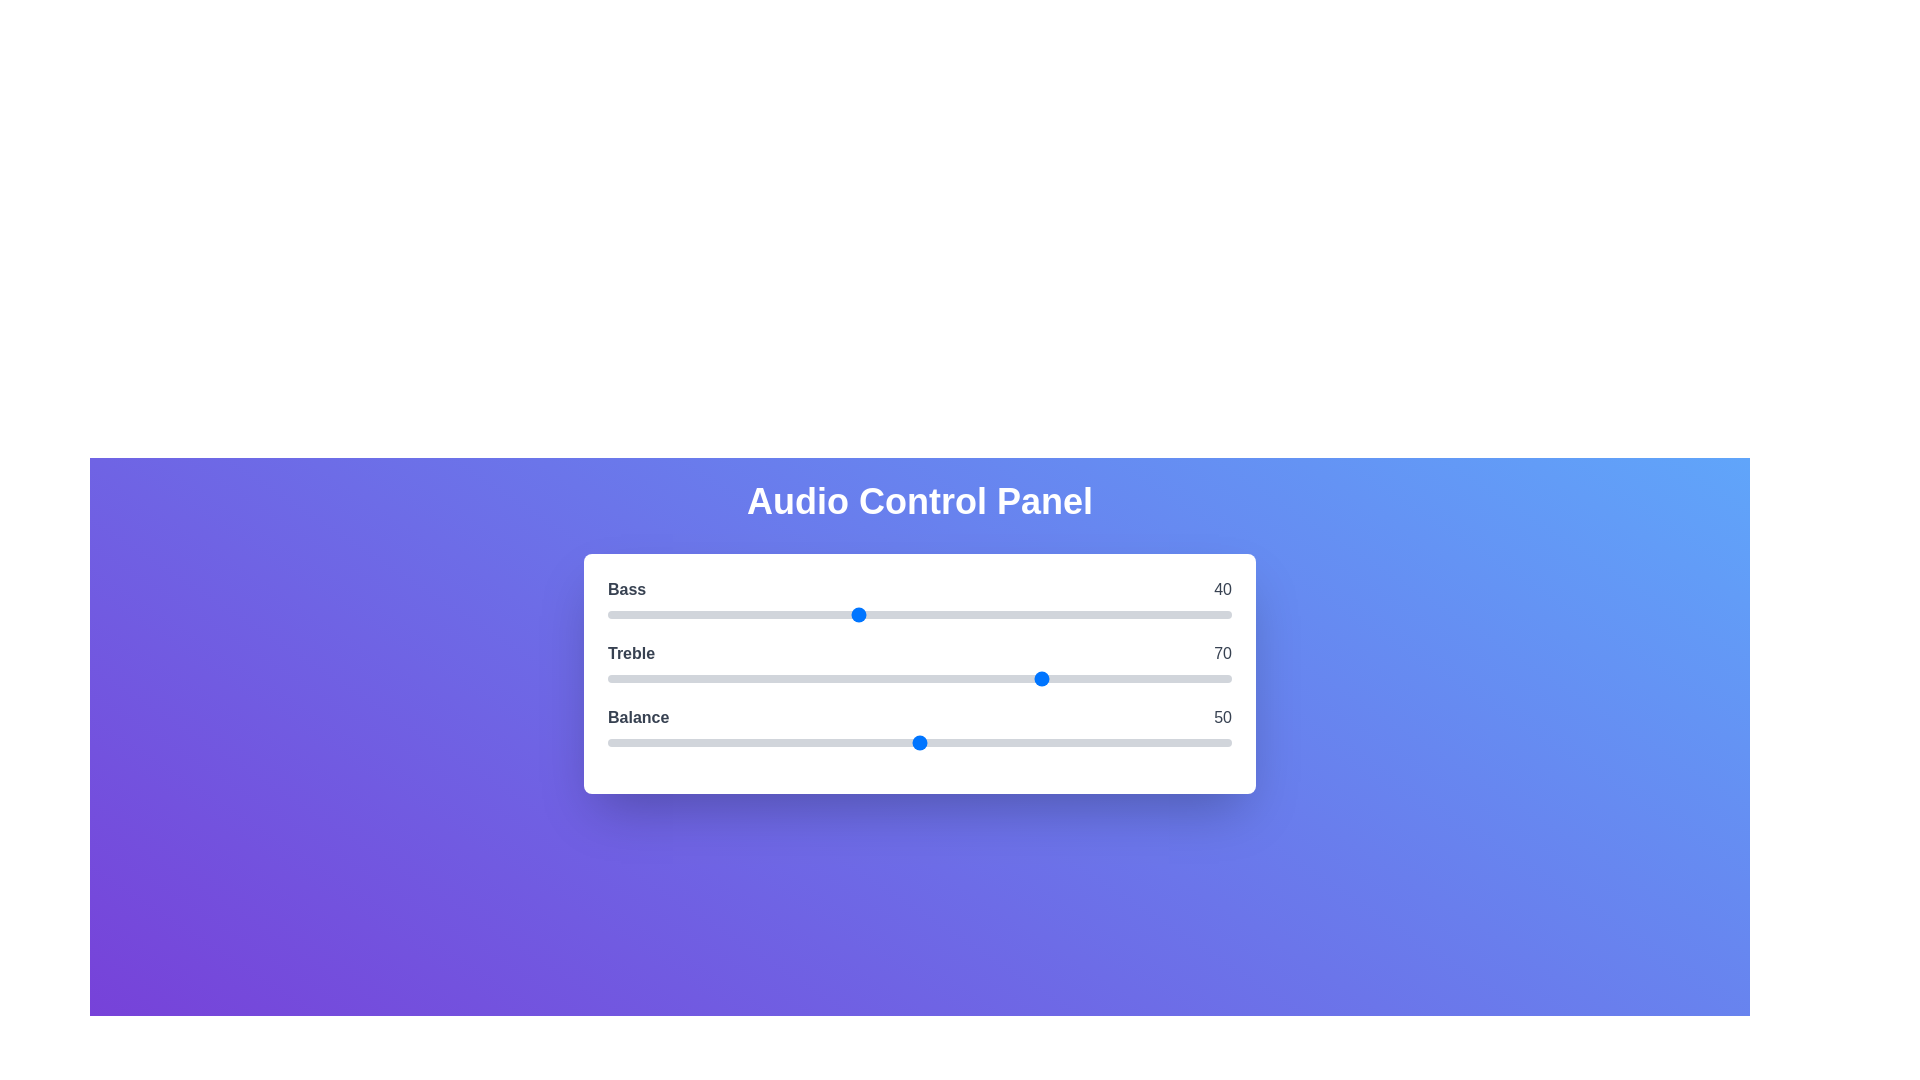  I want to click on the 0 slider to 29, so click(787, 613).